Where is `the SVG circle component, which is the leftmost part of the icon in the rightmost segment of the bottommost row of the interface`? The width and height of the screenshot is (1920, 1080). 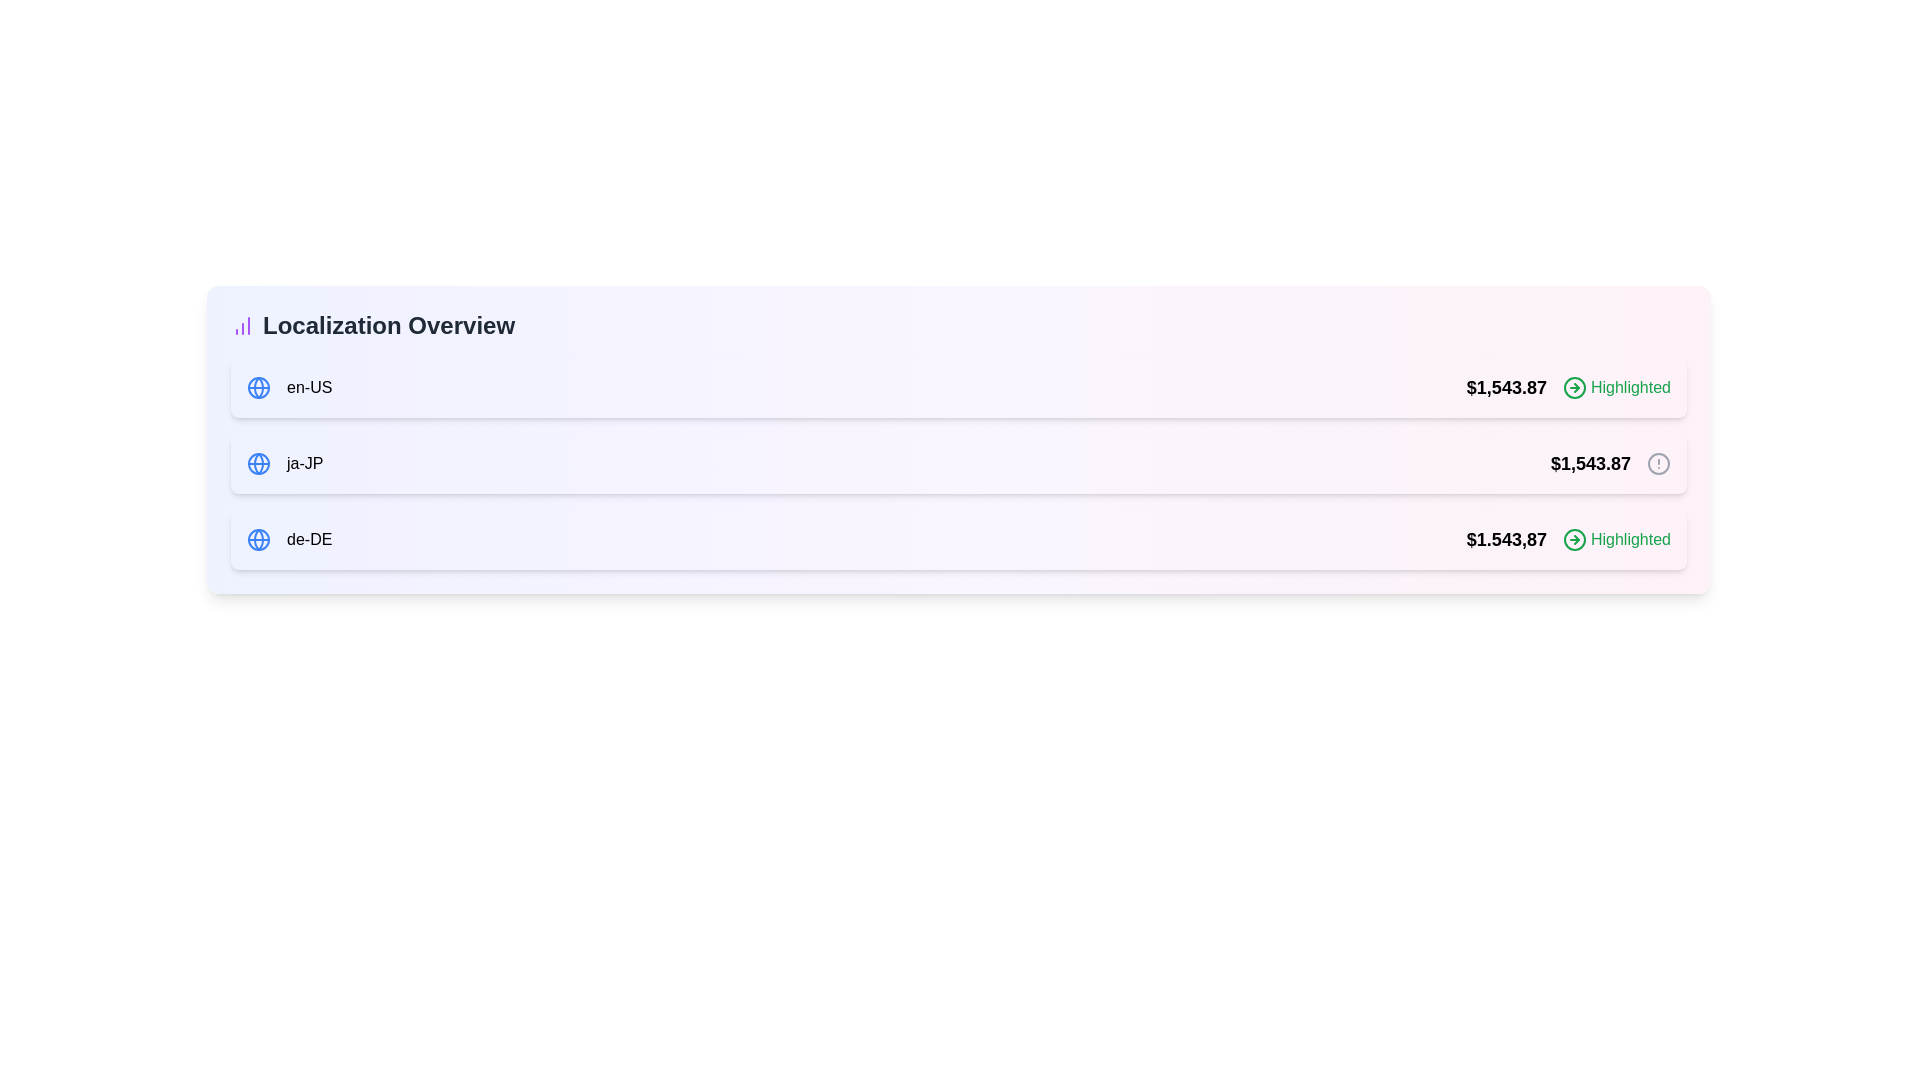 the SVG circle component, which is the leftmost part of the icon in the rightmost segment of the bottommost row of the interface is located at coordinates (1573, 540).